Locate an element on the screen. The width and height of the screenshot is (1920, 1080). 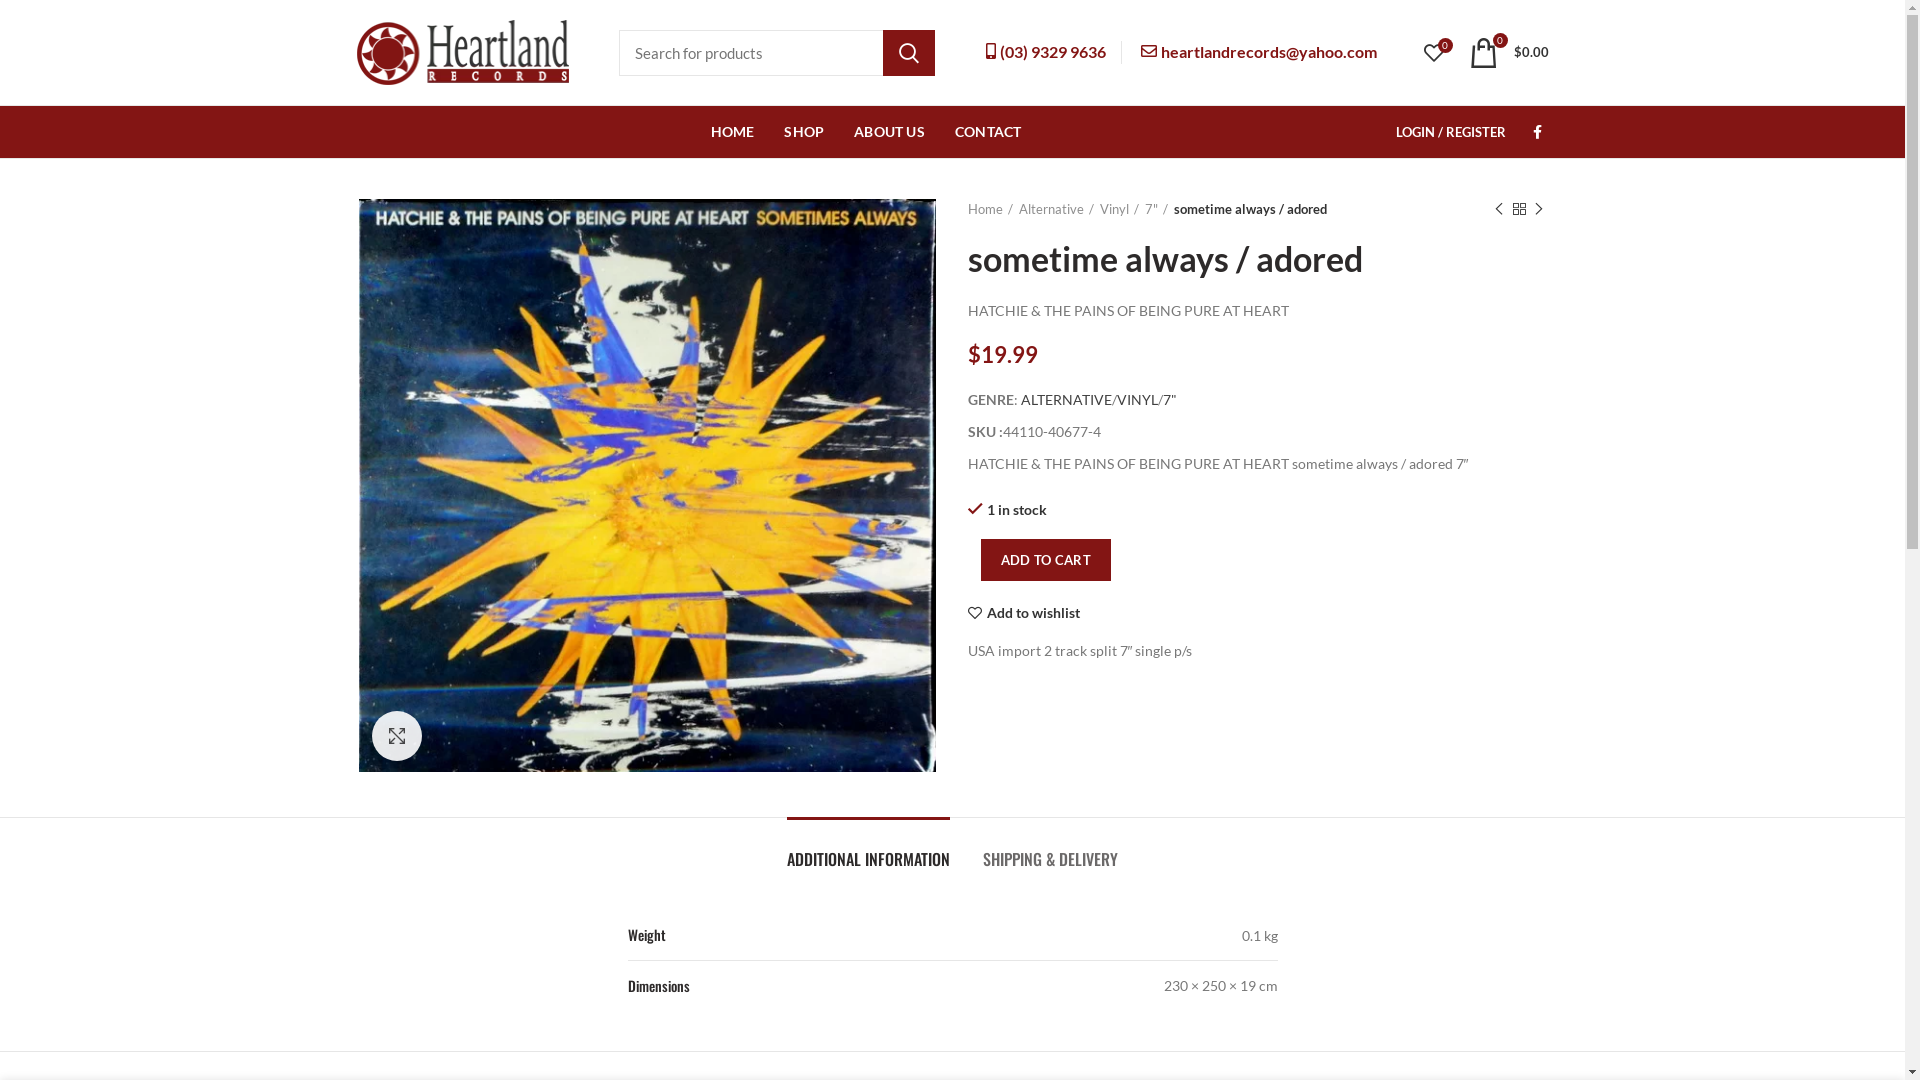
'0 is located at coordinates (1507, 50).